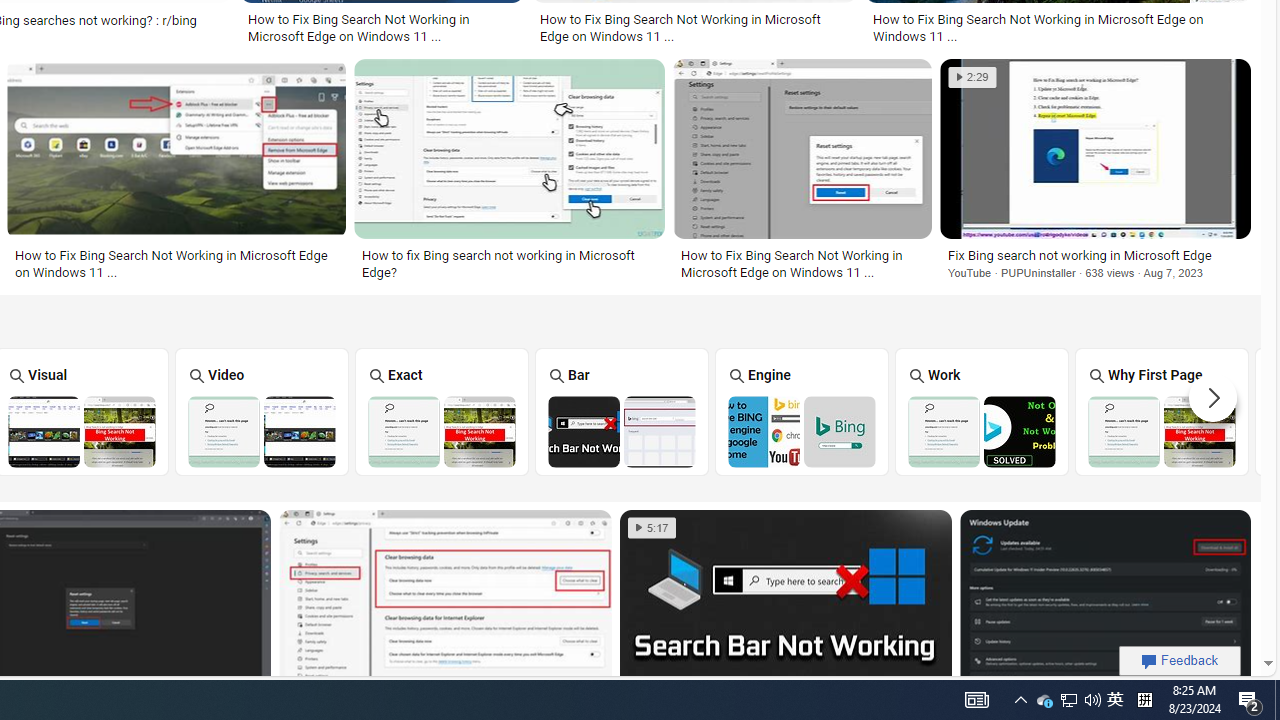  What do you see at coordinates (652, 527) in the screenshot?
I see `'5:17'` at bounding box center [652, 527].